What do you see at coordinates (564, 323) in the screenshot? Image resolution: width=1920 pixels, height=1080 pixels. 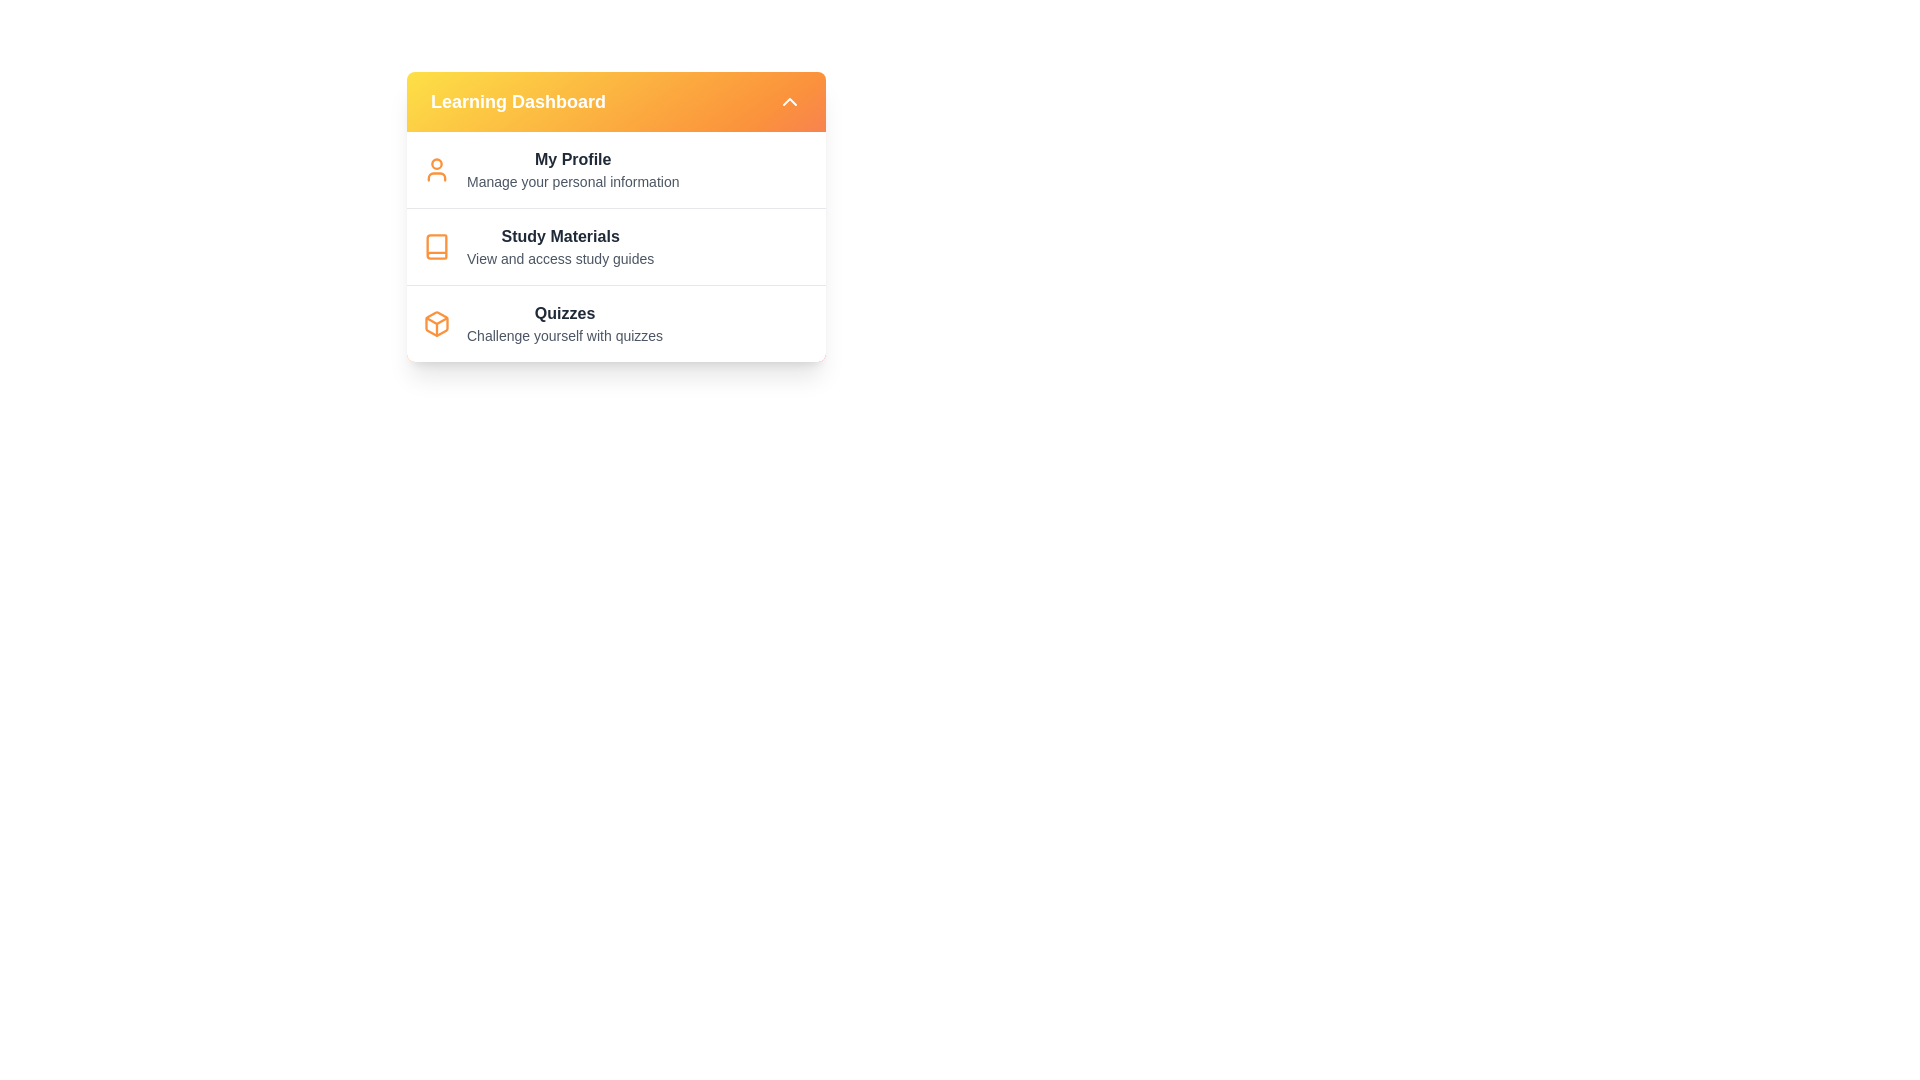 I see `the menu item Quizzes from the LearningMenu` at bounding box center [564, 323].